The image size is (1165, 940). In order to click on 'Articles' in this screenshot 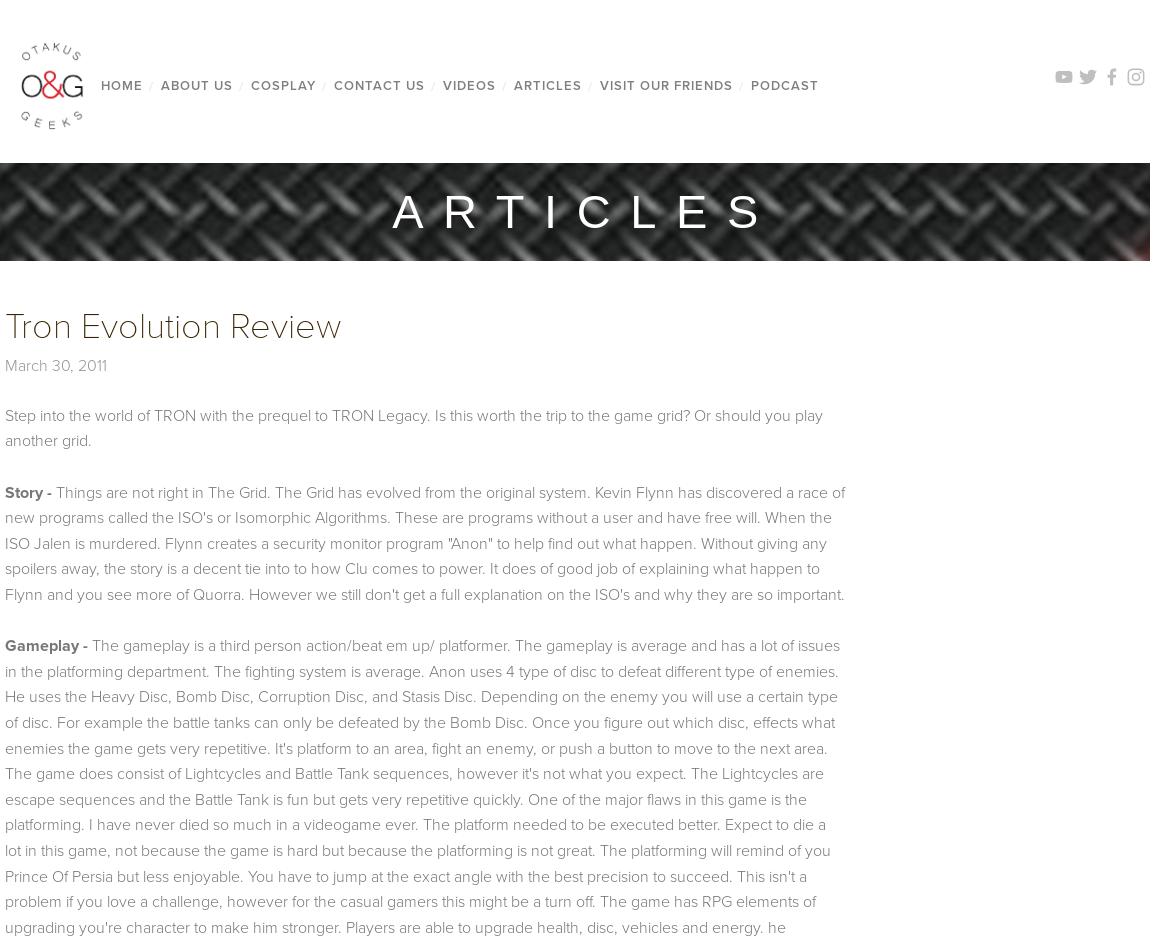, I will do `click(546, 85)`.